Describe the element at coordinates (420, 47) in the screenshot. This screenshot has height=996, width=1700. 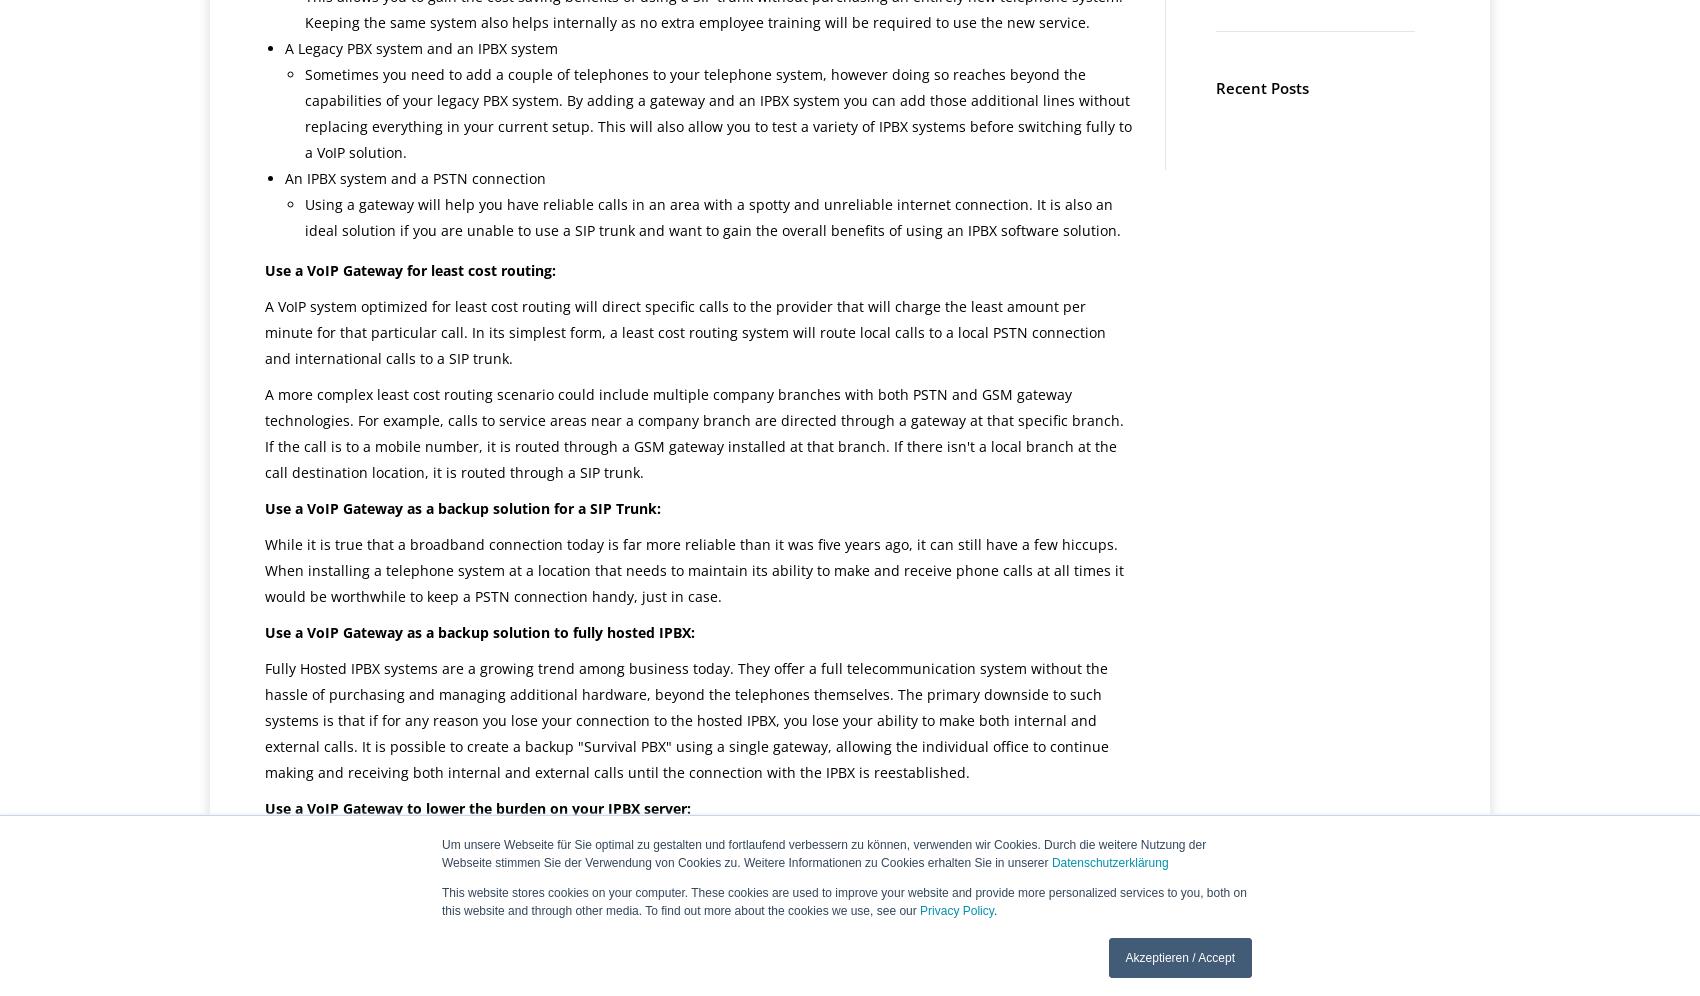
I see `'A Legacy PBX system and an IPBX system'` at that location.